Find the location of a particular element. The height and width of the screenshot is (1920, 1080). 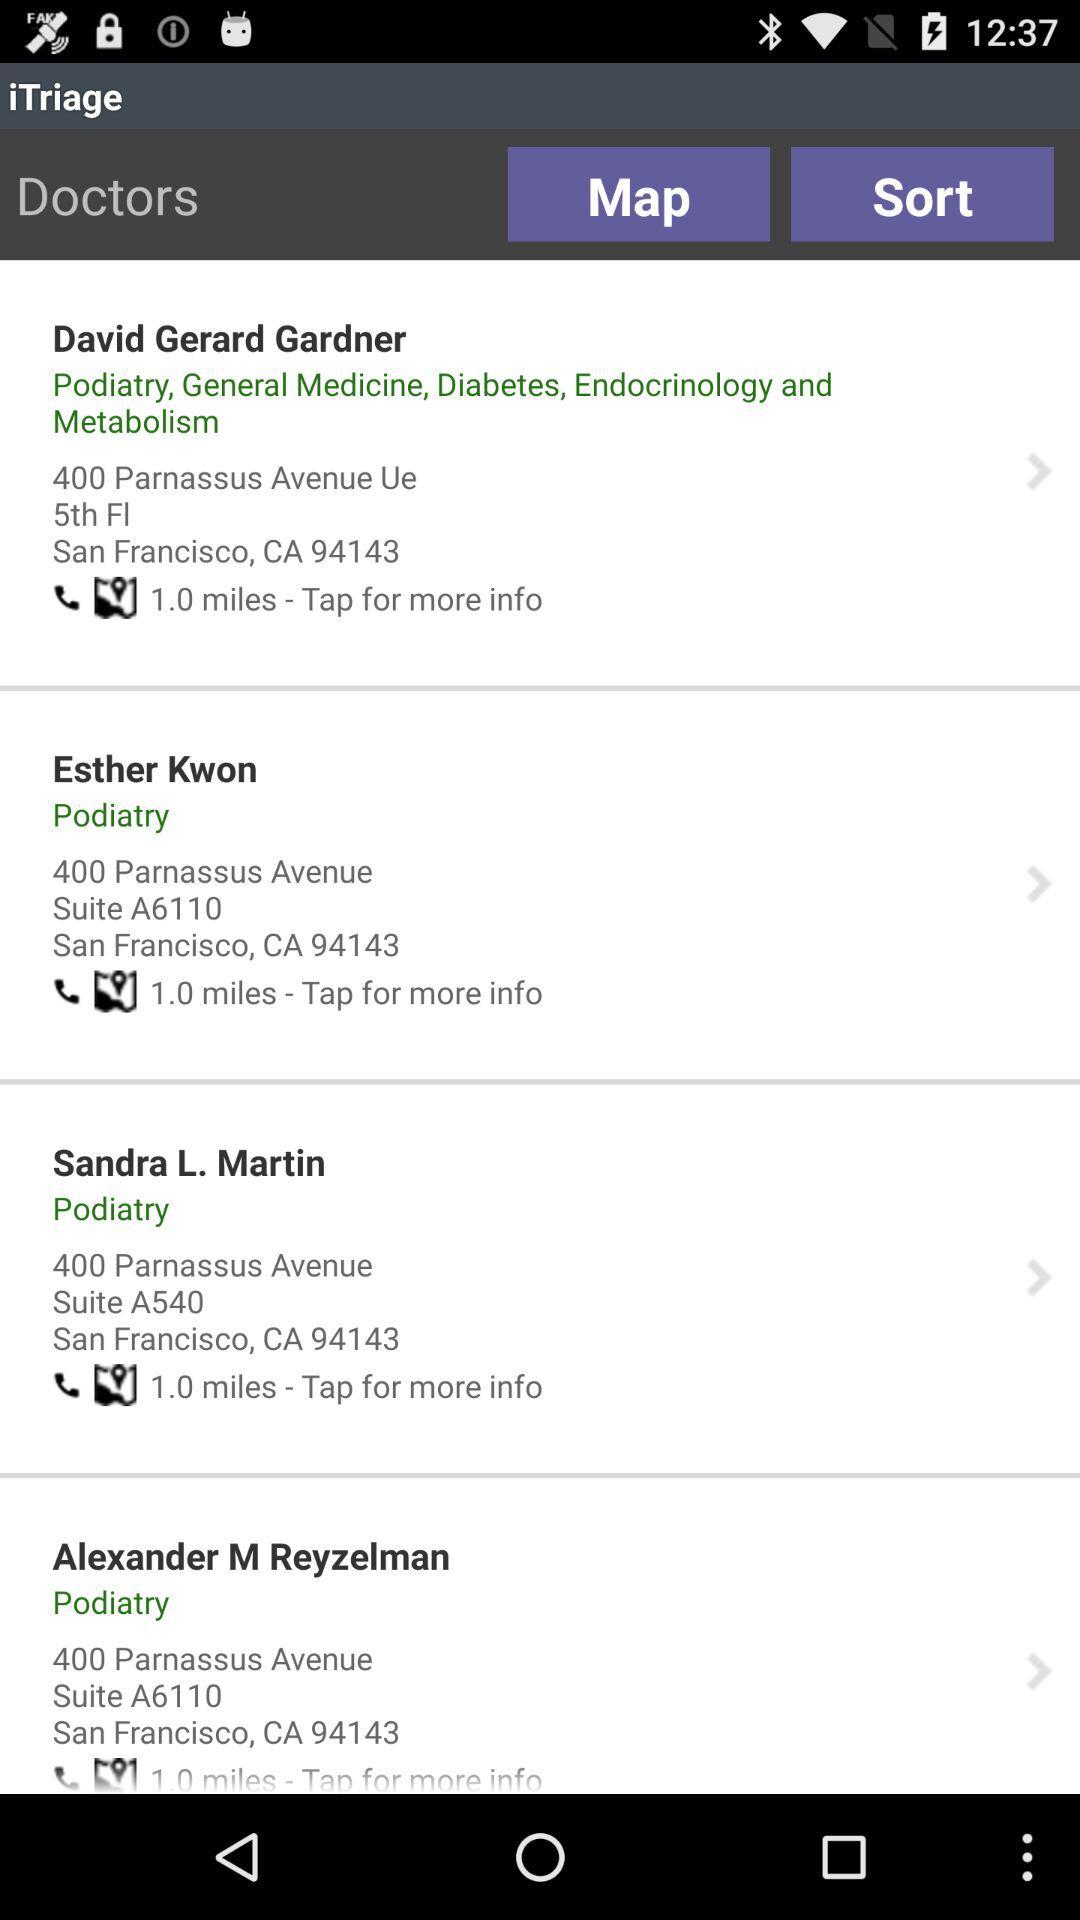

the item above the 400 parnassus avenue app is located at coordinates (524, 401).